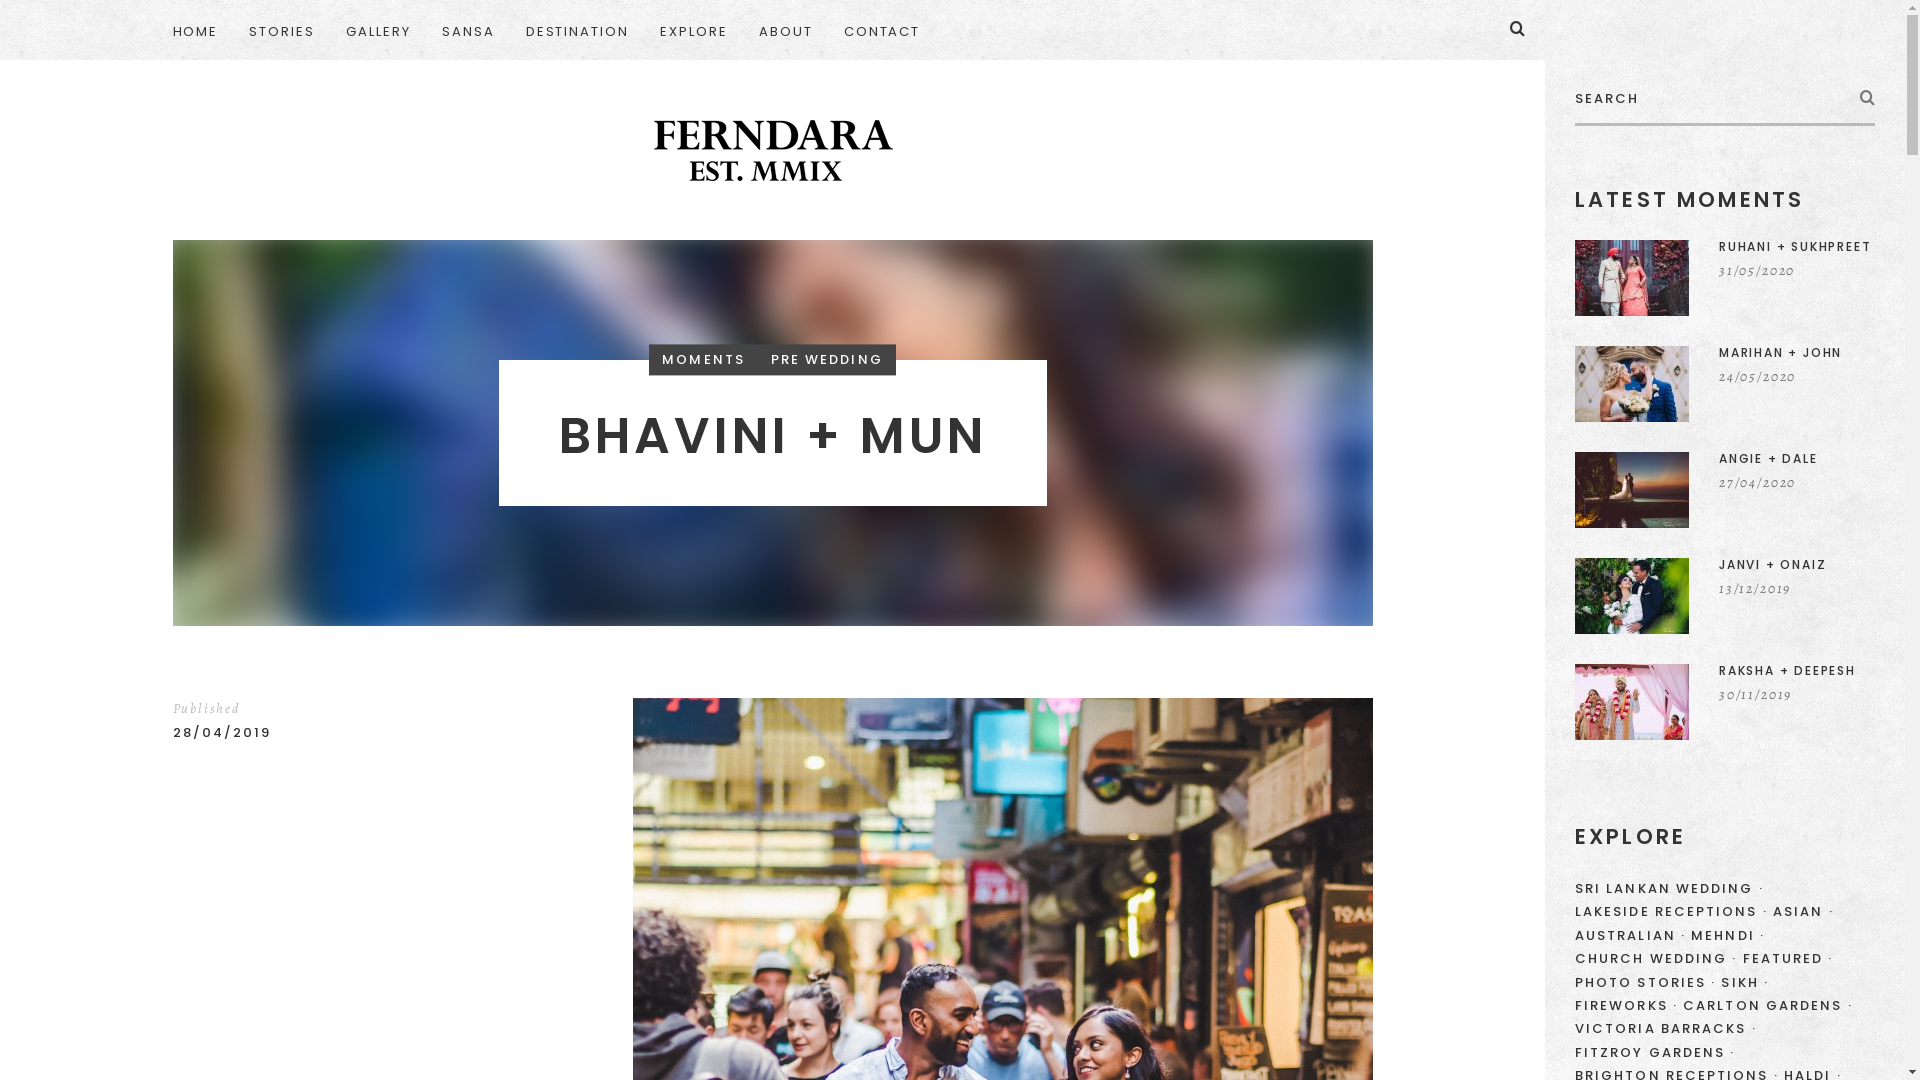 Image resolution: width=1920 pixels, height=1080 pixels. What do you see at coordinates (426, 30) in the screenshot?
I see `'SANSA'` at bounding box center [426, 30].